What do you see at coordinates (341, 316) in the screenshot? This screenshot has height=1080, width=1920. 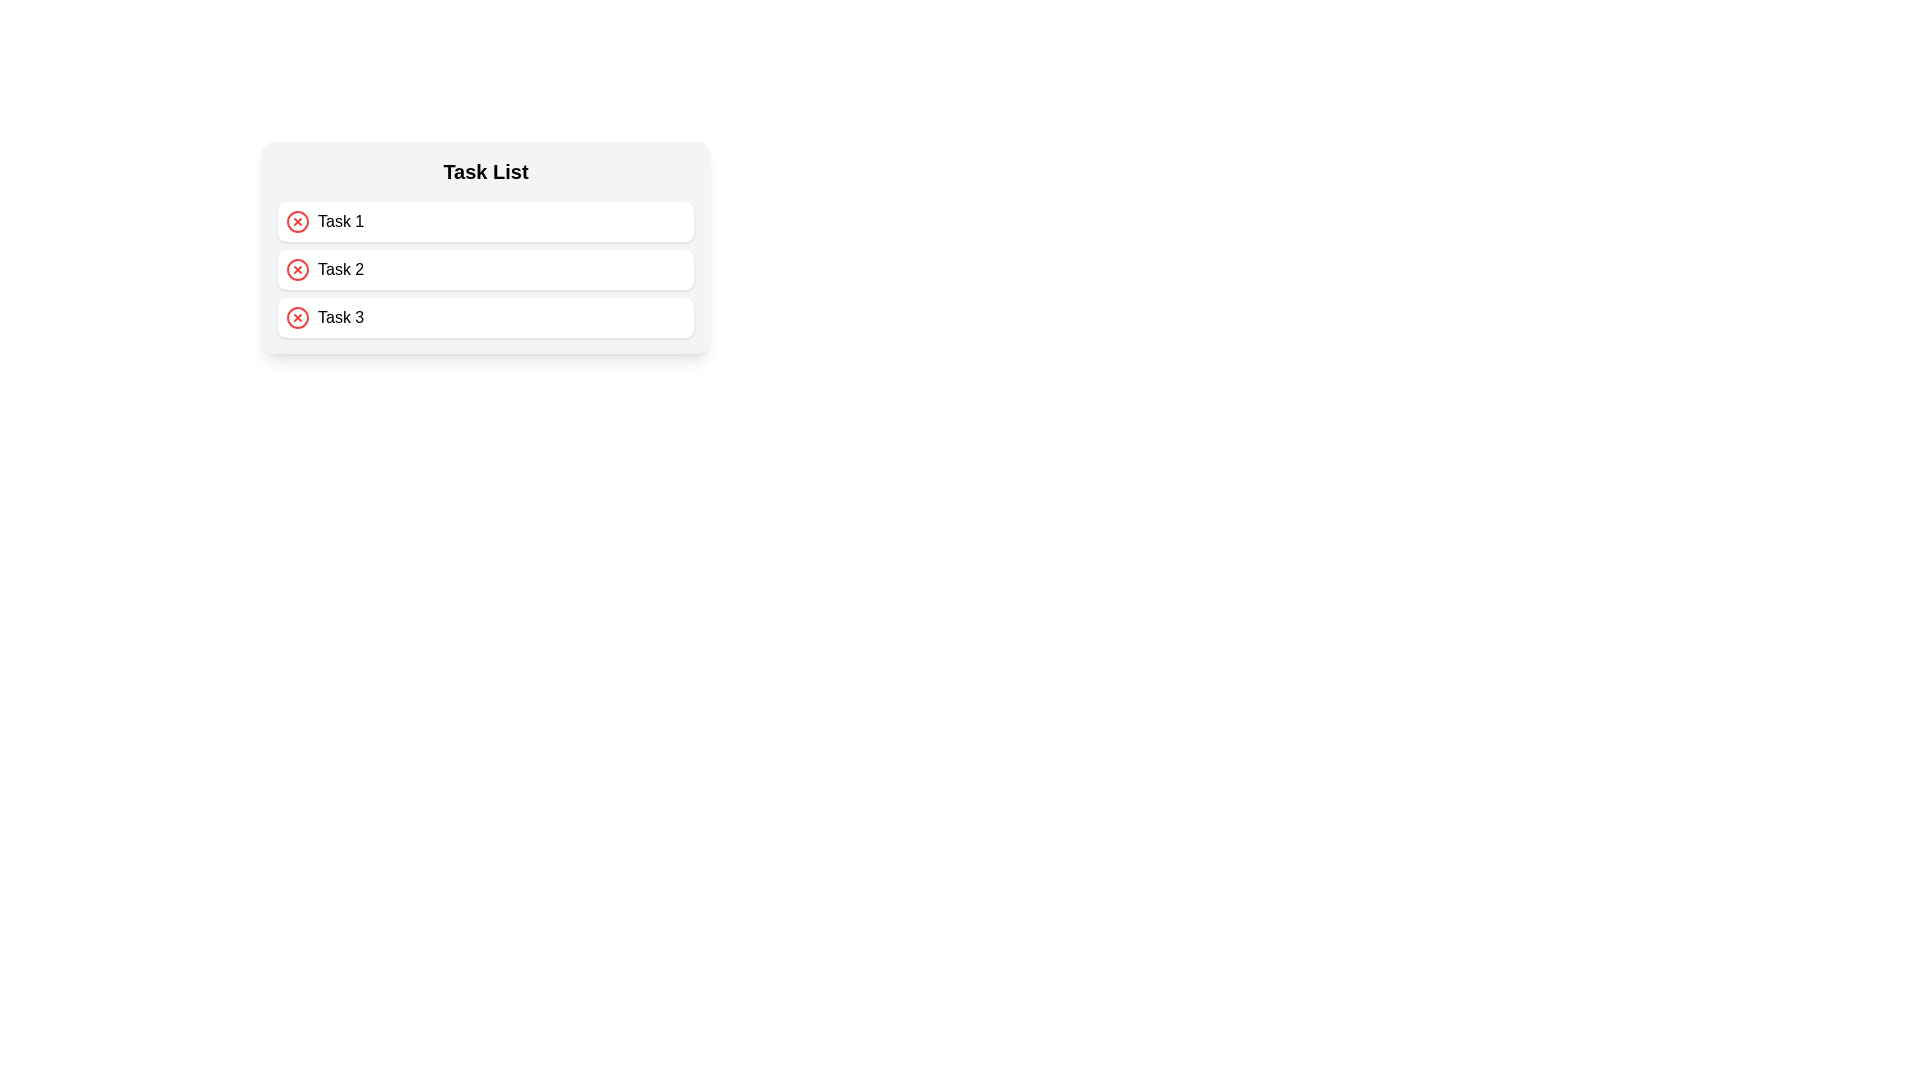 I see `the text label displaying 'Task 3', which is the third item in the task list` at bounding box center [341, 316].